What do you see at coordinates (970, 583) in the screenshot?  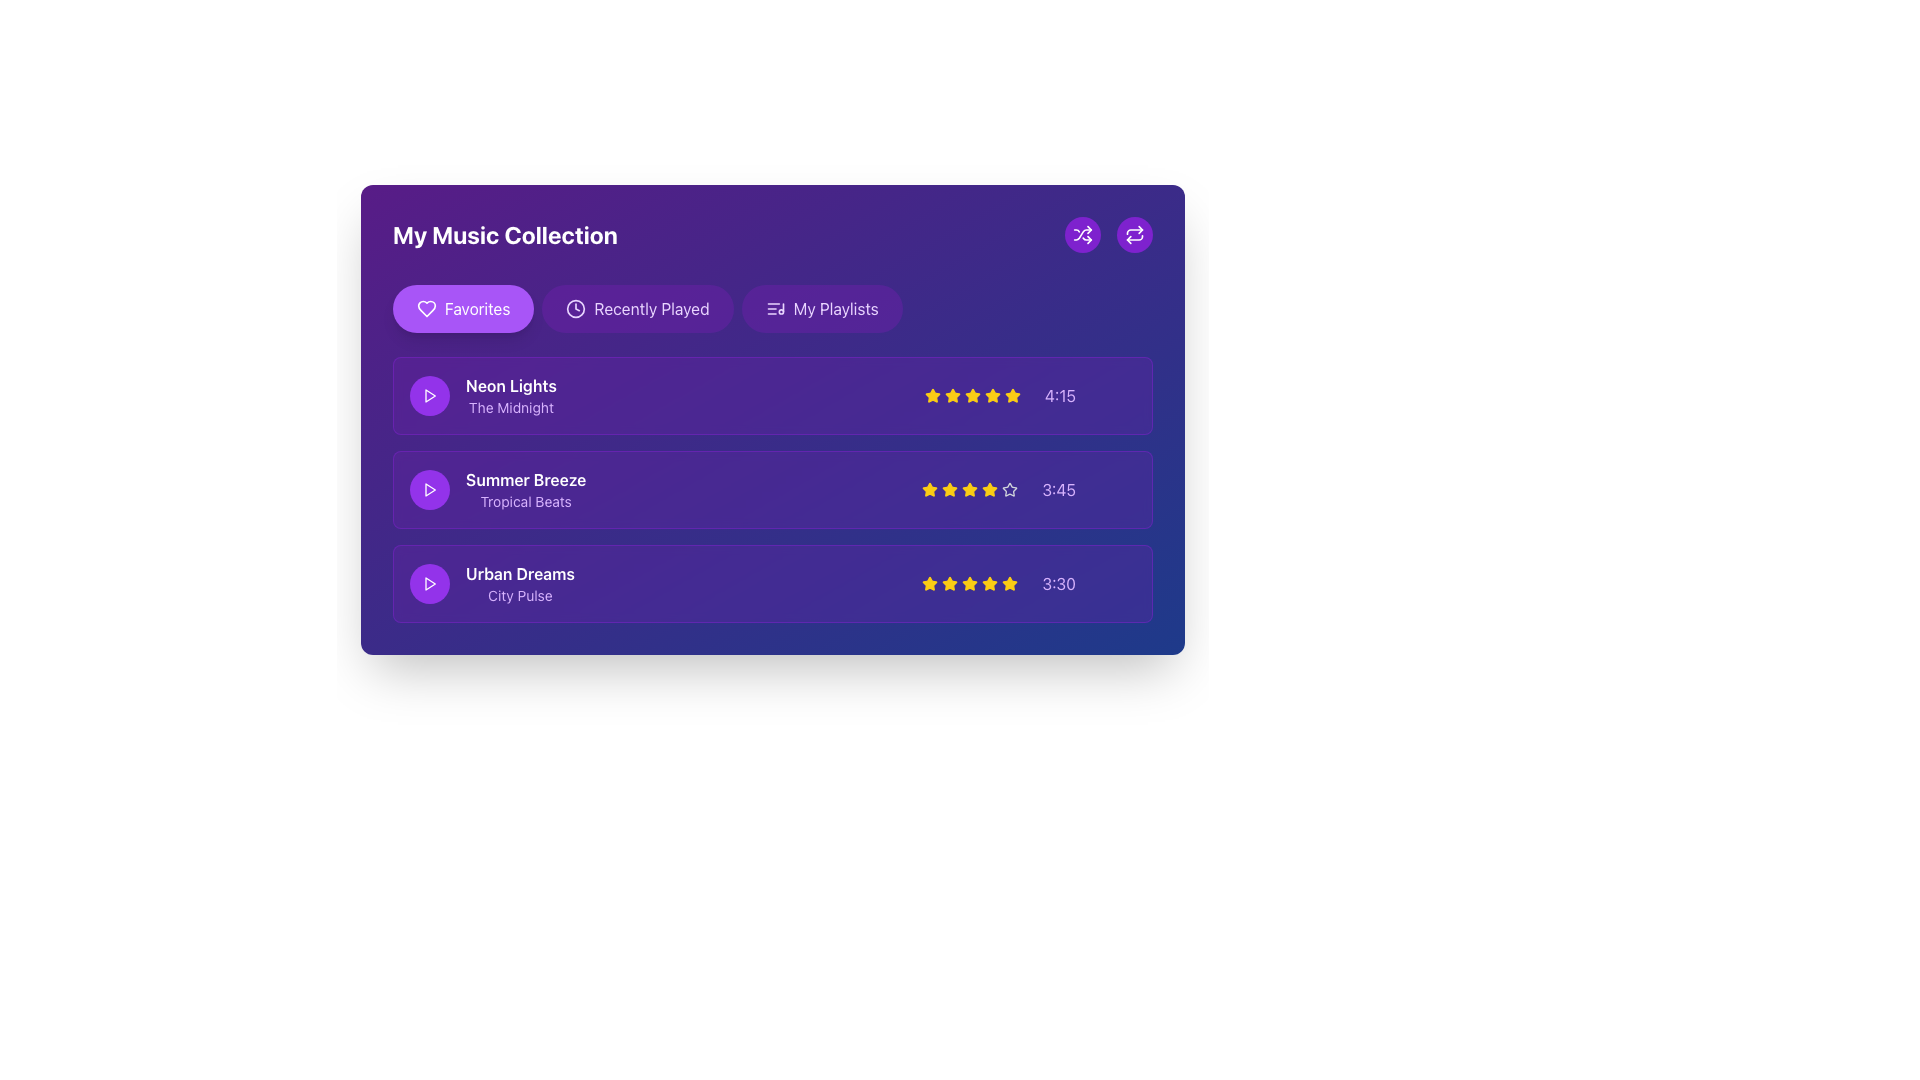 I see `the third yellow star icon in the rating set for the 'Urban Dreams' track` at bounding box center [970, 583].